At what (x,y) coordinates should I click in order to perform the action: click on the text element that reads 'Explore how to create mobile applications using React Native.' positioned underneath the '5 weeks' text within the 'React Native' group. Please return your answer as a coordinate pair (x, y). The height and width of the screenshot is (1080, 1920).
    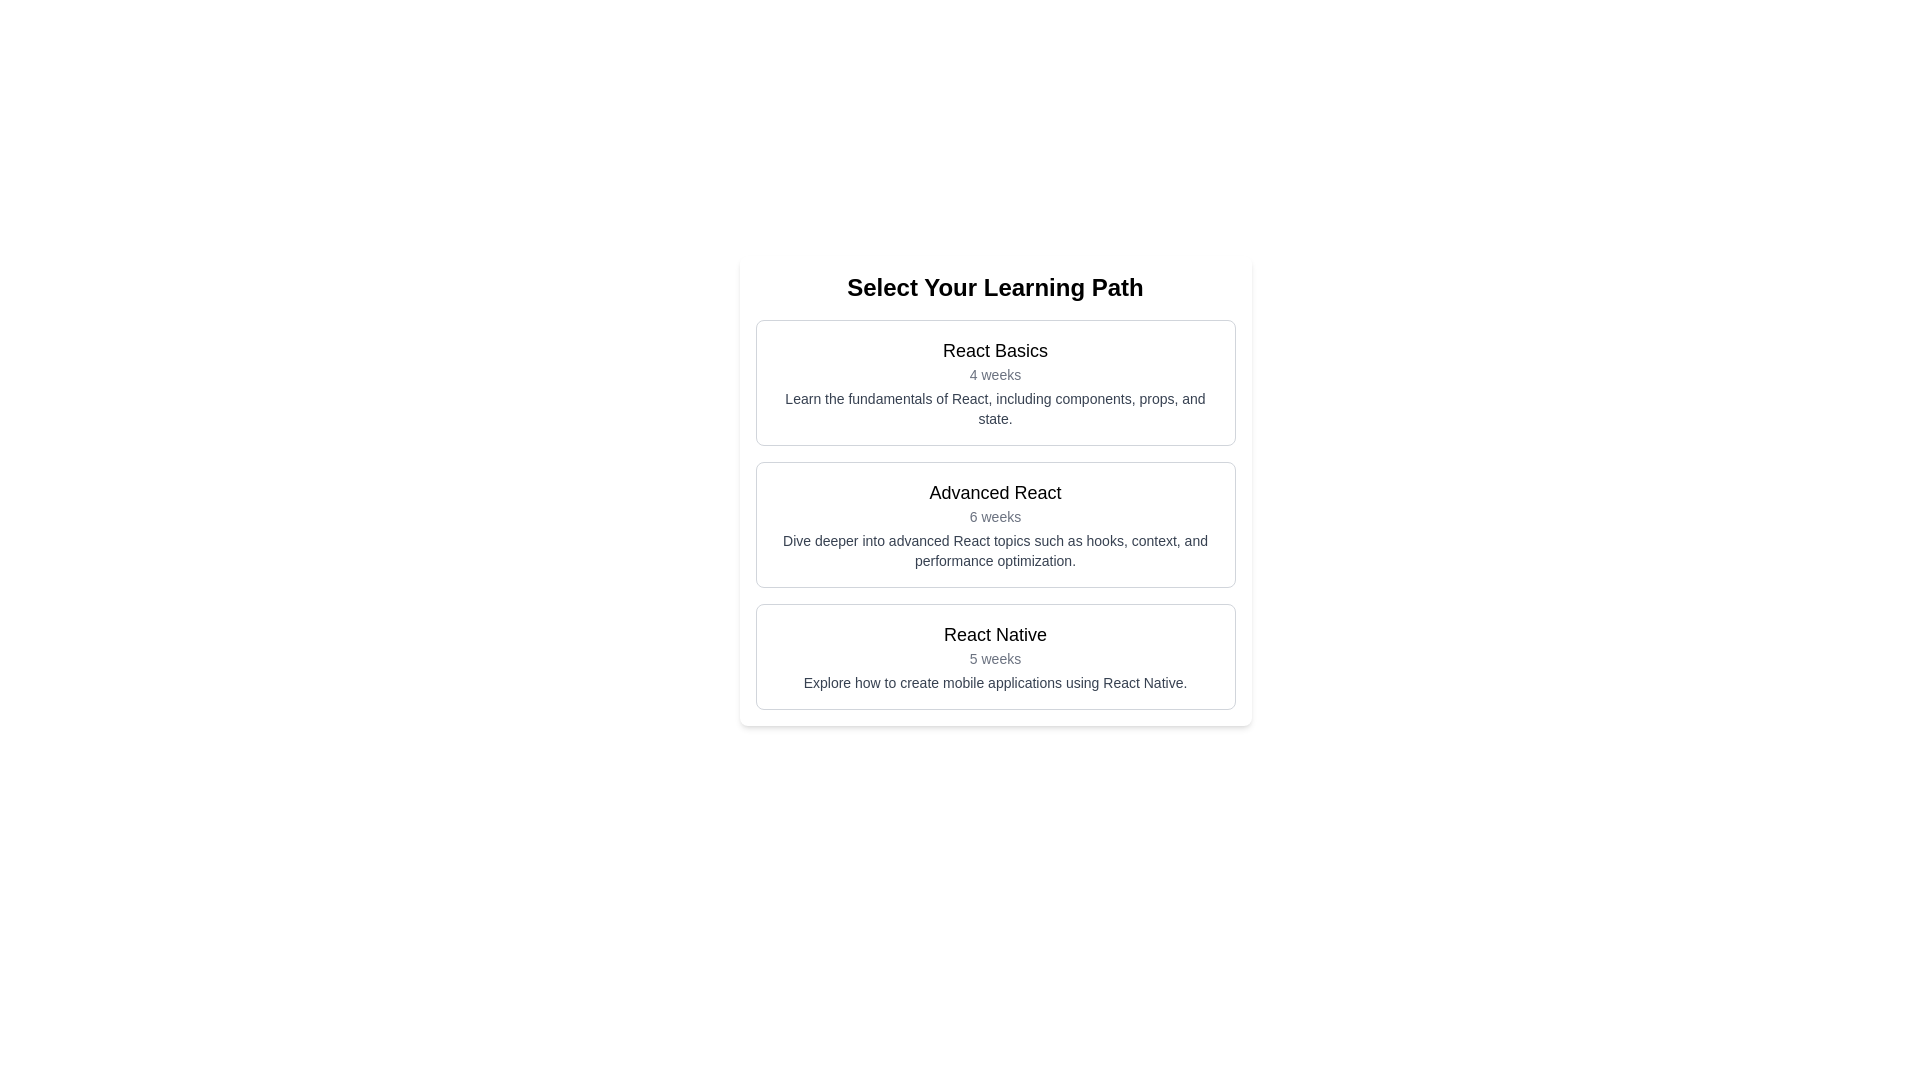
    Looking at the image, I should click on (995, 681).